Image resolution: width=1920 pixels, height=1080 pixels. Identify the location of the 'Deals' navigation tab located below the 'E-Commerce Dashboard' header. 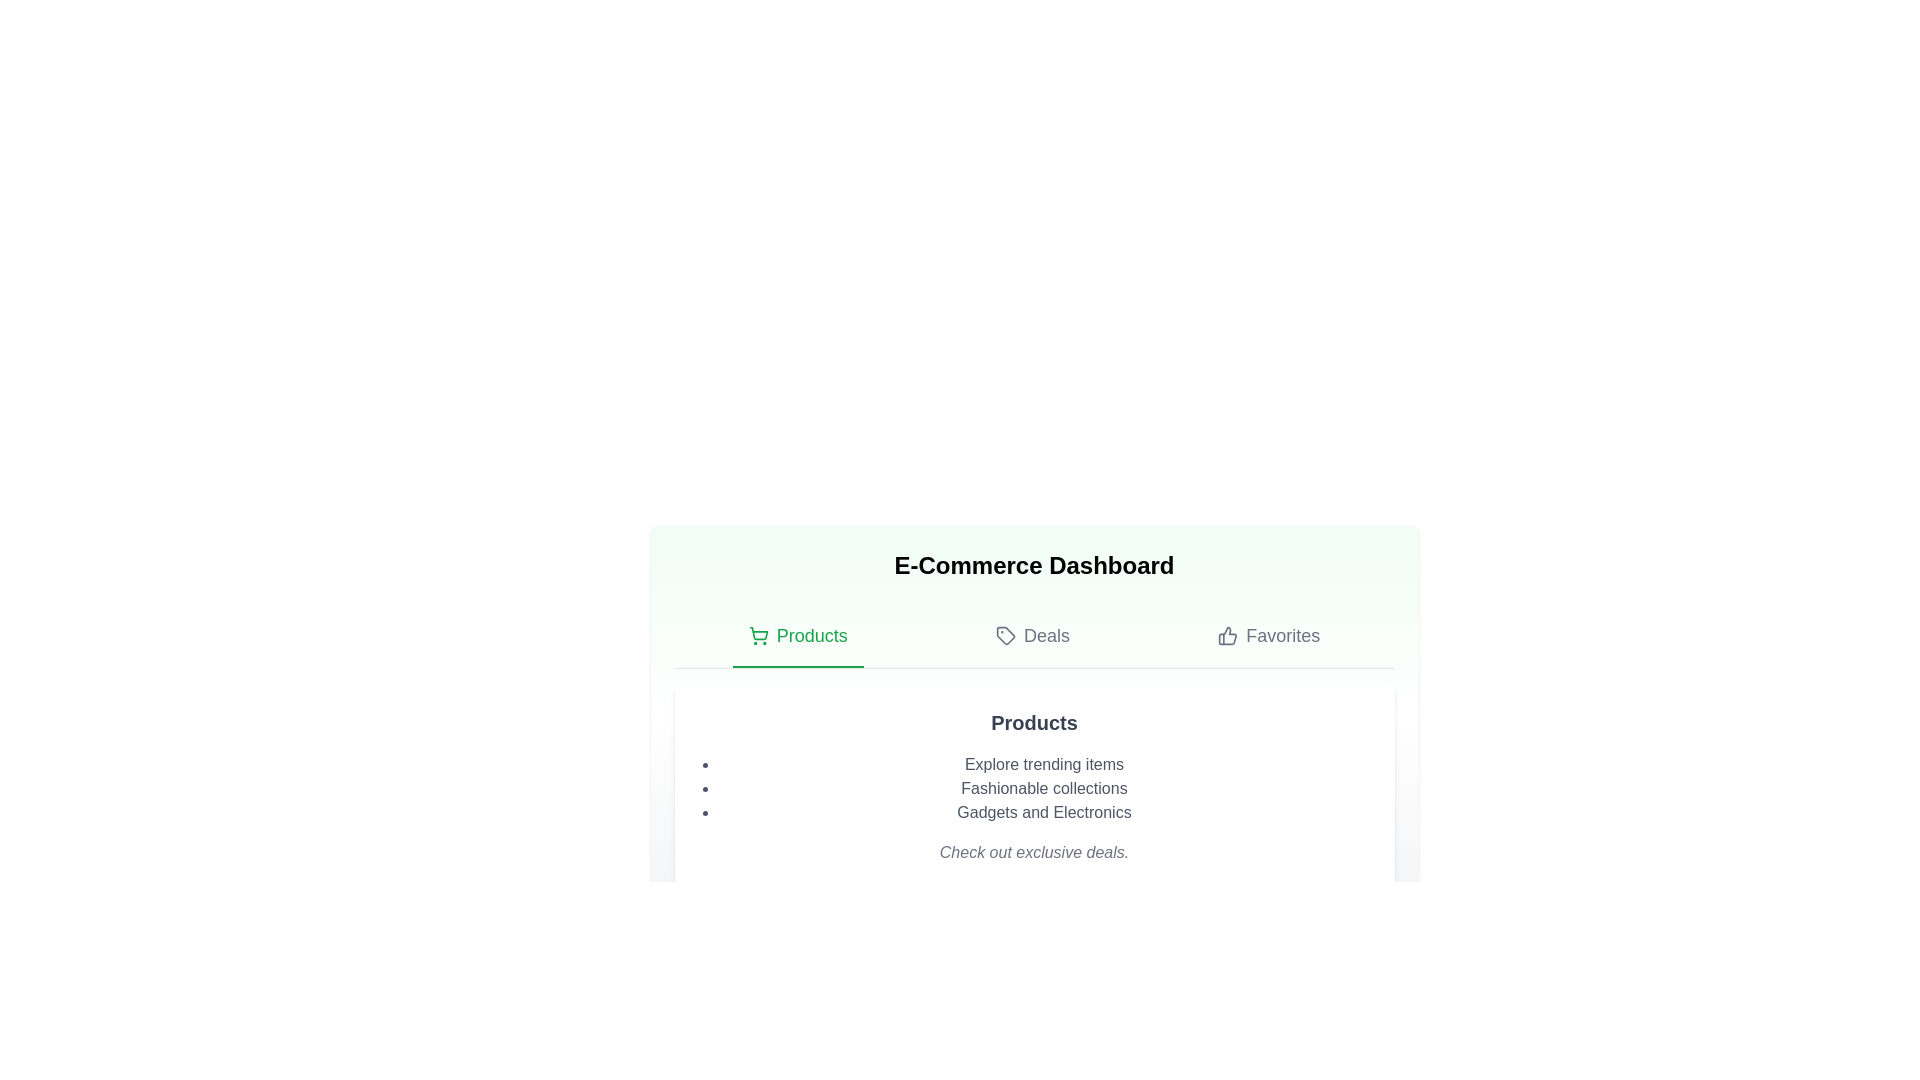
(1032, 636).